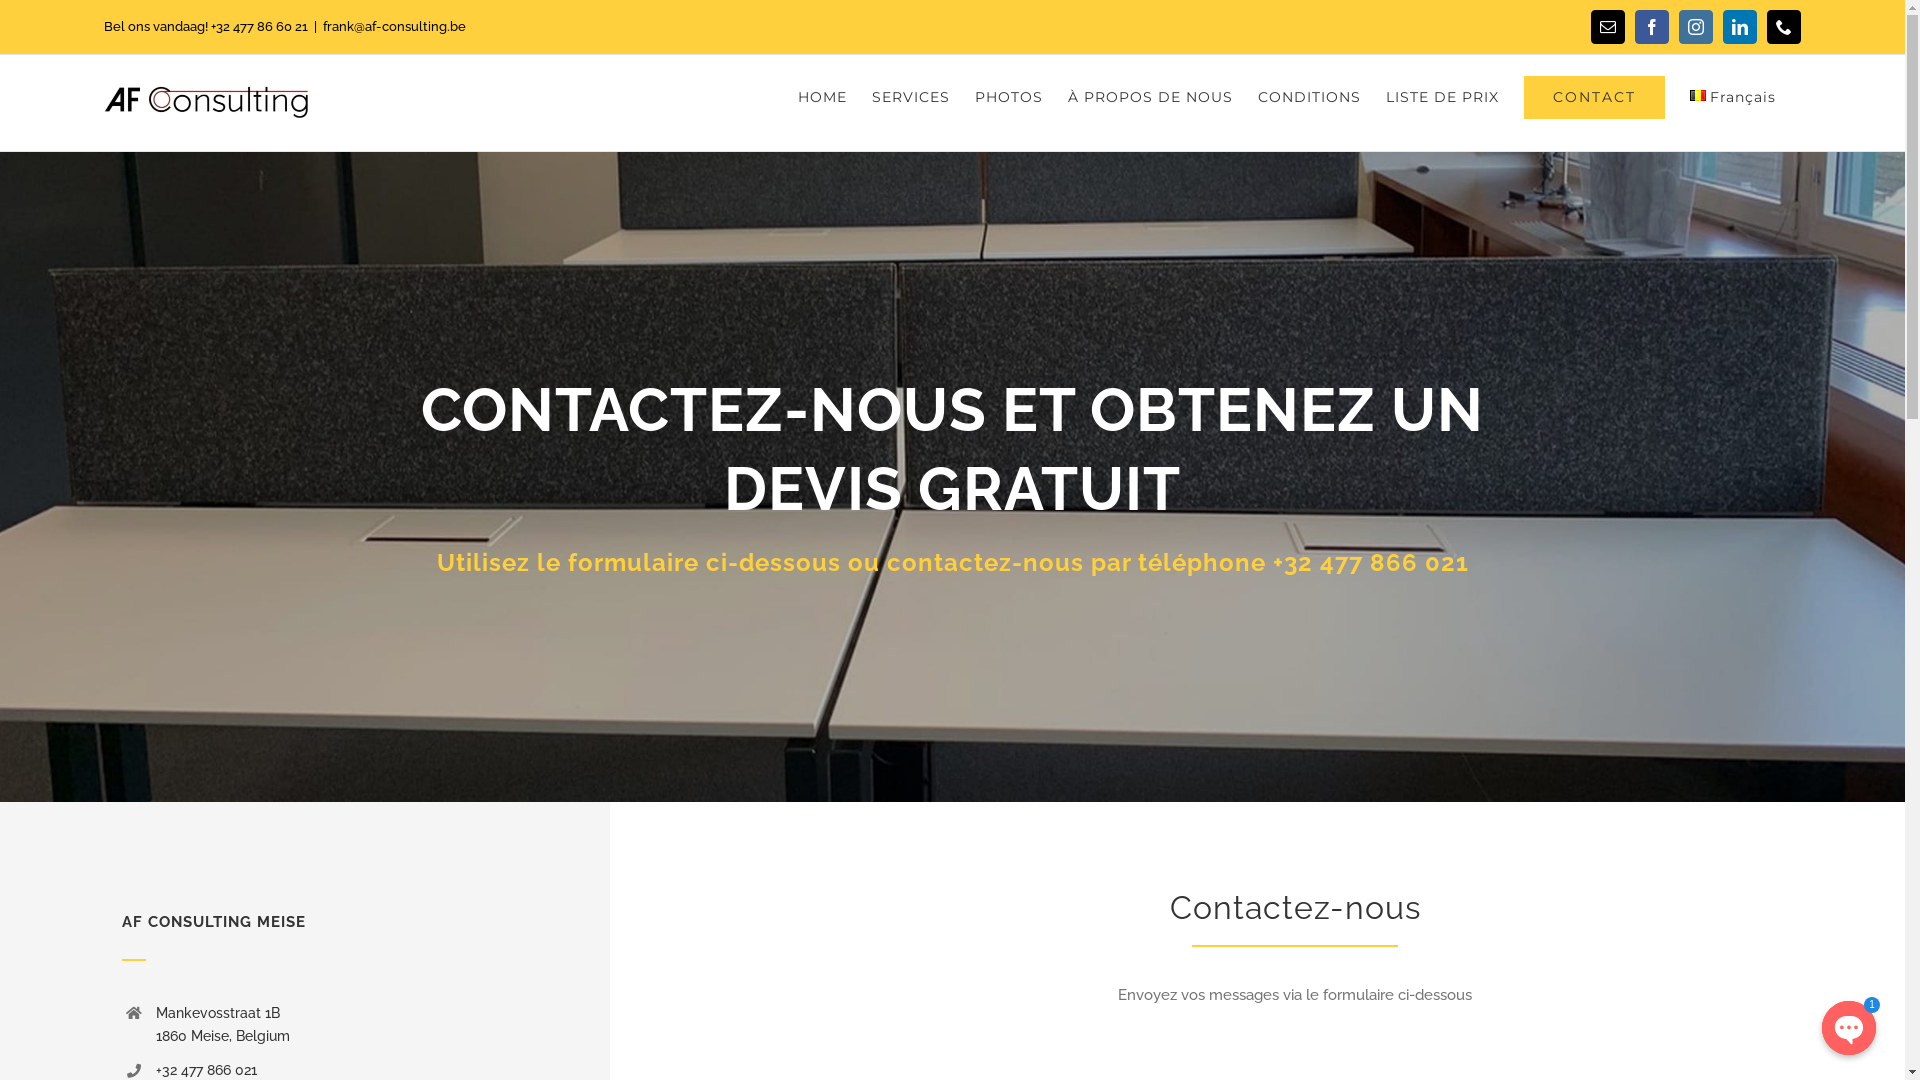 The width and height of the screenshot is (1920, 1080). What do you see at coordinates (394, 26) in the screenshot?
I see `'frank@af-consulting.be'` at bounding box center [394, 26].